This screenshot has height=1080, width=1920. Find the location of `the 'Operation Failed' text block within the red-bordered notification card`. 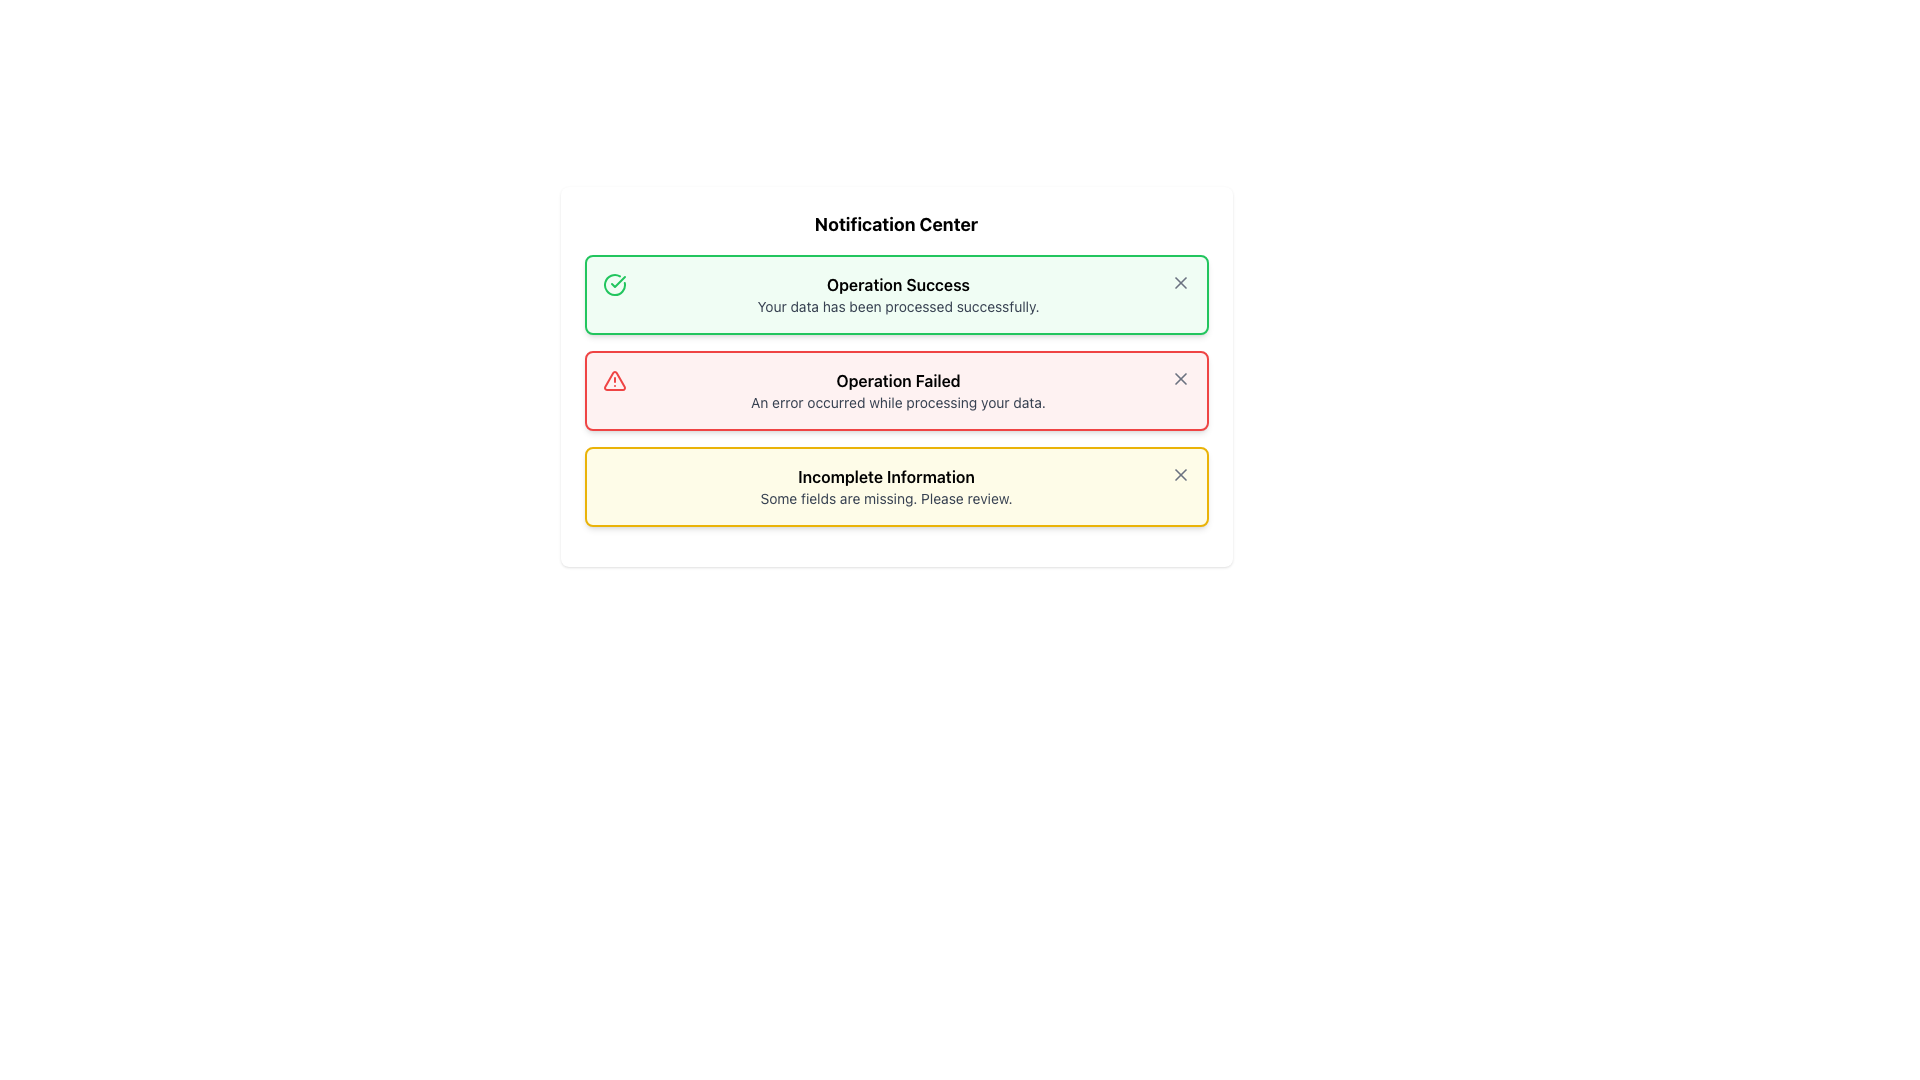

the 'Operation Failed' text block within the red-bordered notification card is located at coordinates (897, 390).